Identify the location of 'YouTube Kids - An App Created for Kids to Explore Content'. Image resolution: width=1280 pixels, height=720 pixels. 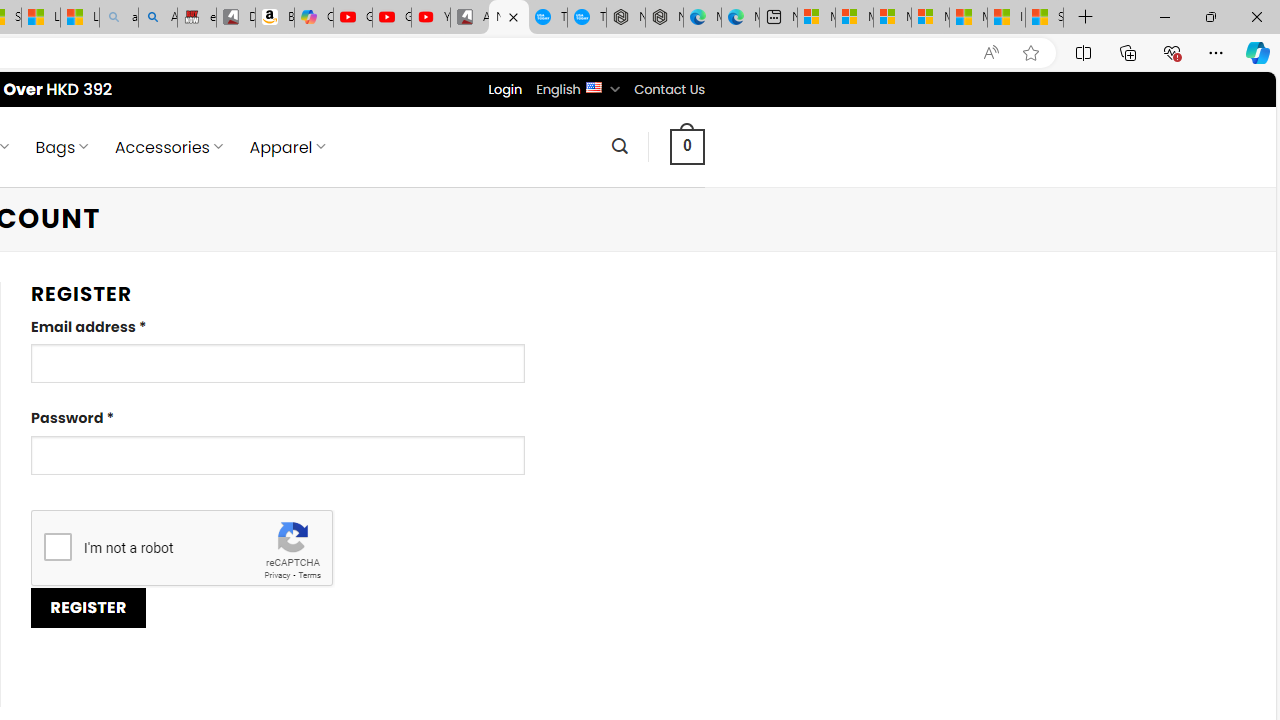
(430, 17).